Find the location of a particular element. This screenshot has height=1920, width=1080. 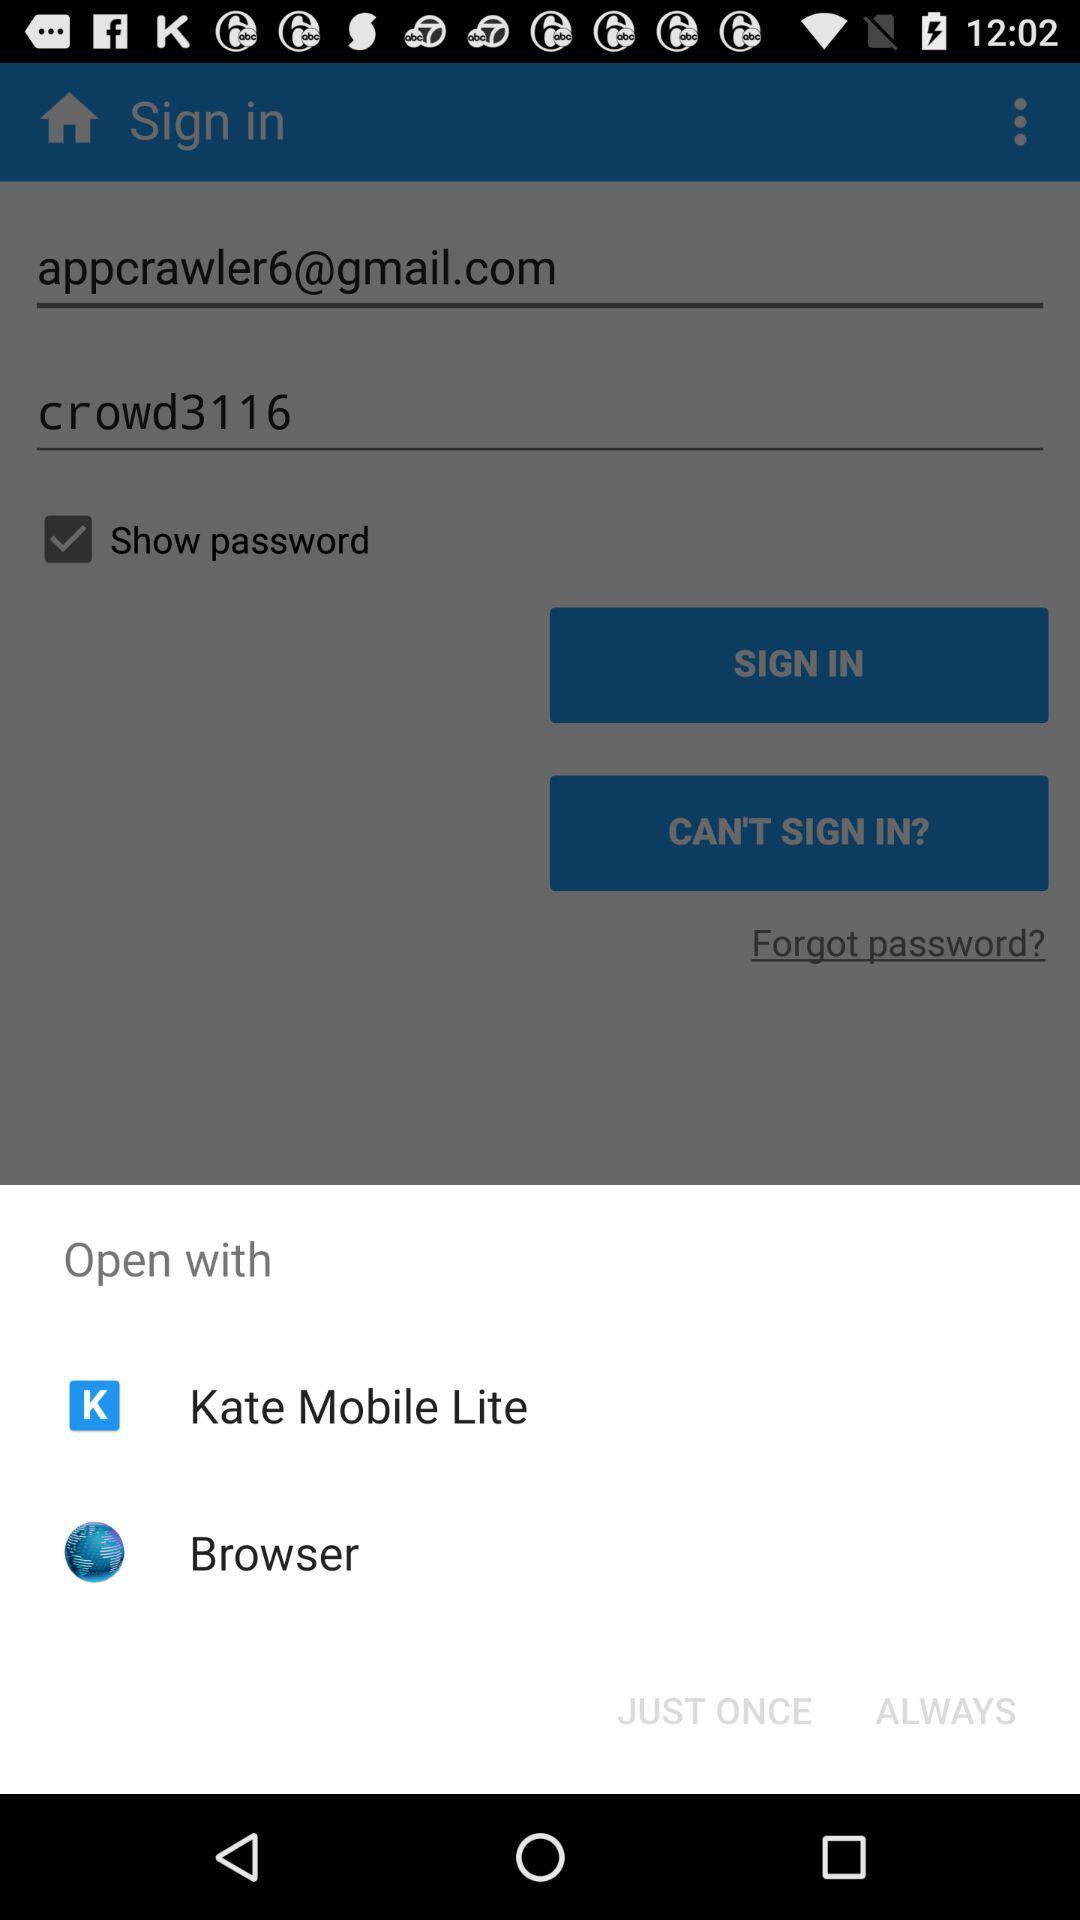

app below open with item is located at coordinates (357, 1404).